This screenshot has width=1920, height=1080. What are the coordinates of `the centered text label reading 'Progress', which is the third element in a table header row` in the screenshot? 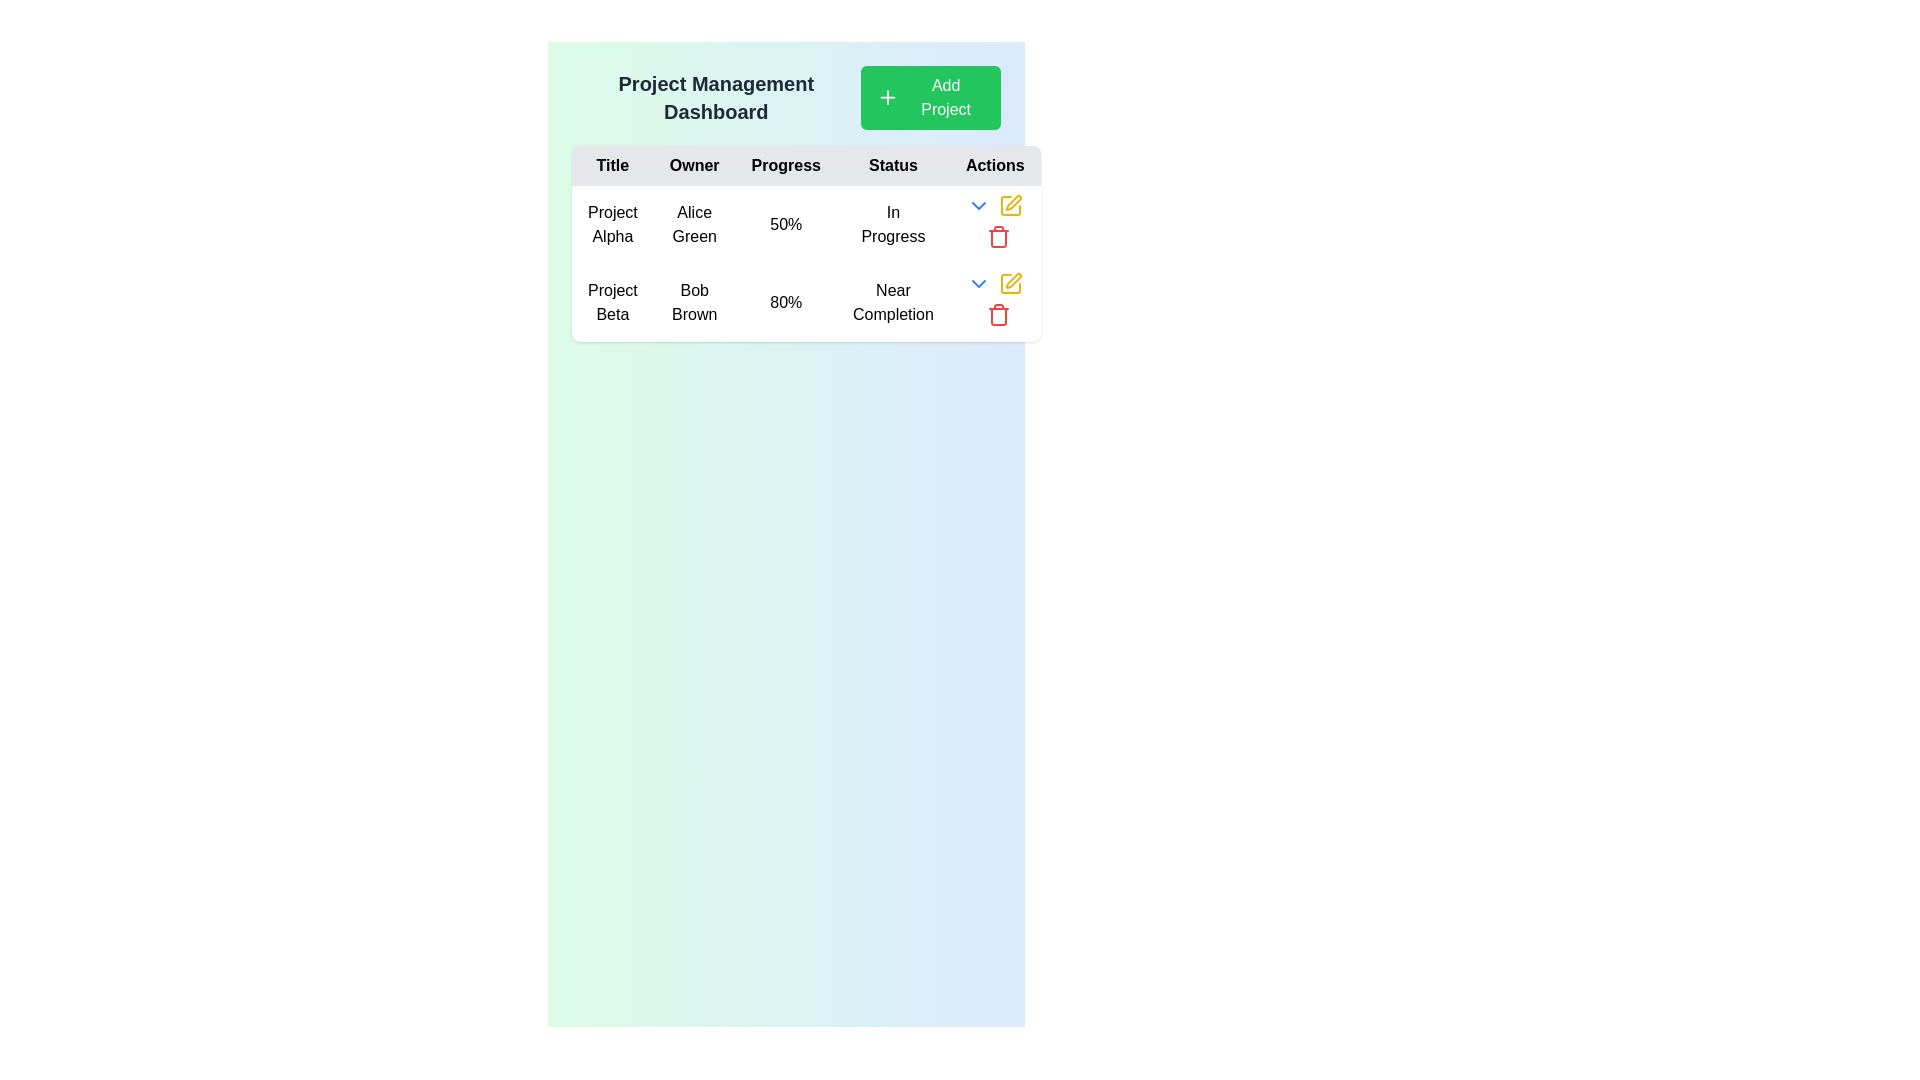 It's located at (785, 164).